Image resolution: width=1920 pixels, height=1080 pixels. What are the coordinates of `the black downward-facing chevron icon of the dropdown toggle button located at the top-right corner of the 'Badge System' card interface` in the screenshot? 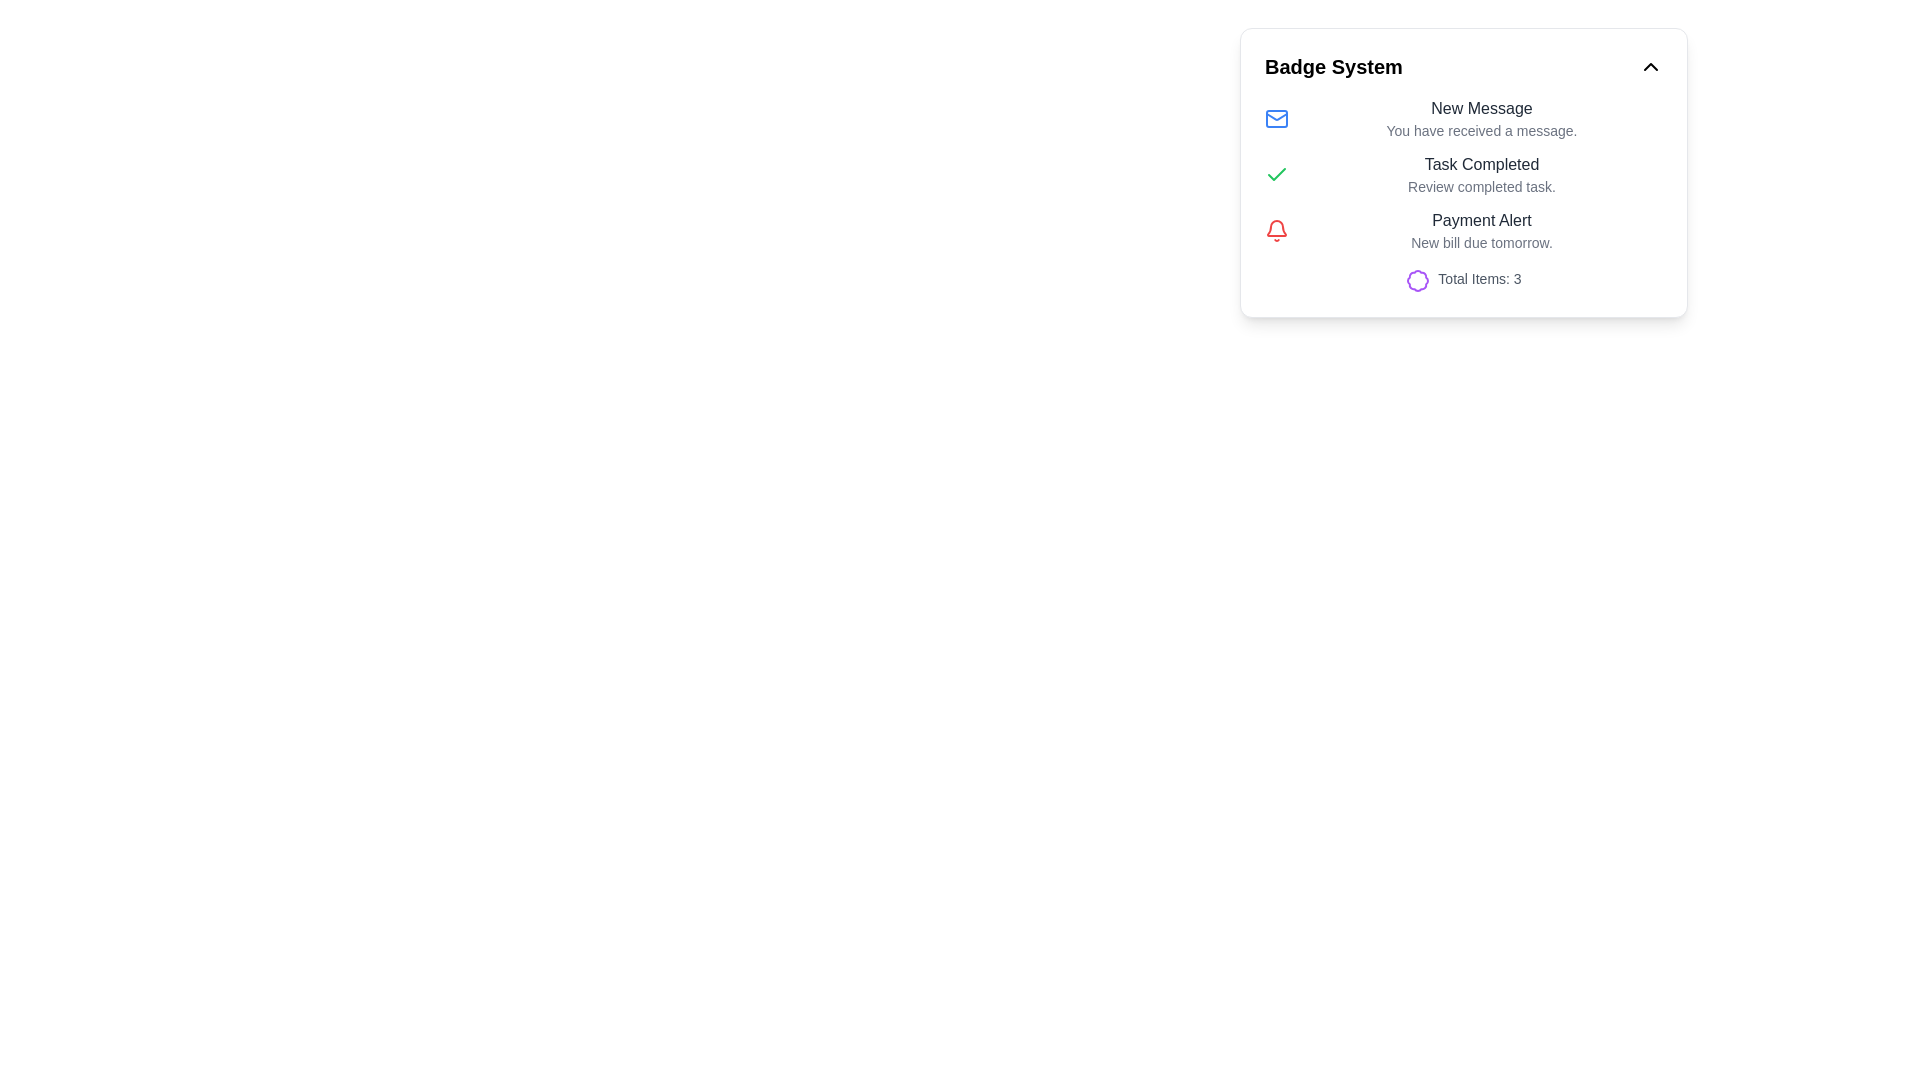 It's located at (1651, 65).